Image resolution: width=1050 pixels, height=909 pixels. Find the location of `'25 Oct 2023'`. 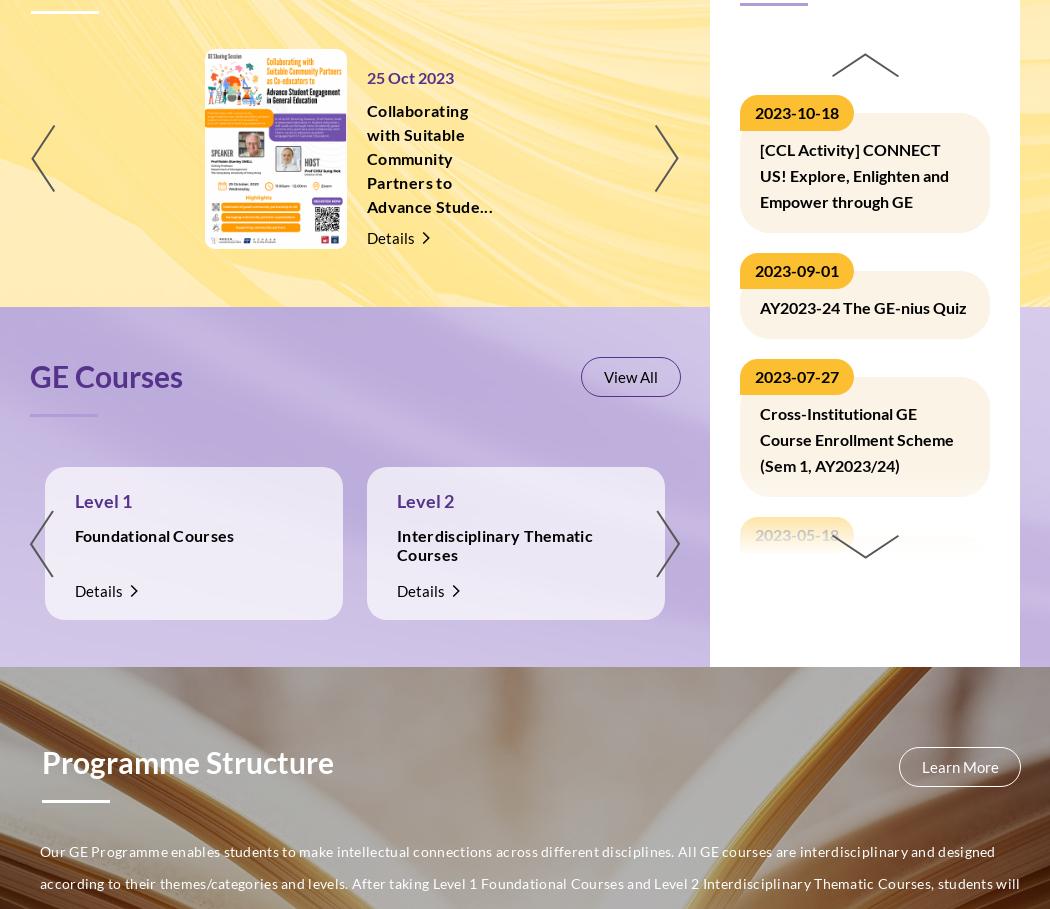

'25 Oct 2023' is located at coordinates (409, 76).